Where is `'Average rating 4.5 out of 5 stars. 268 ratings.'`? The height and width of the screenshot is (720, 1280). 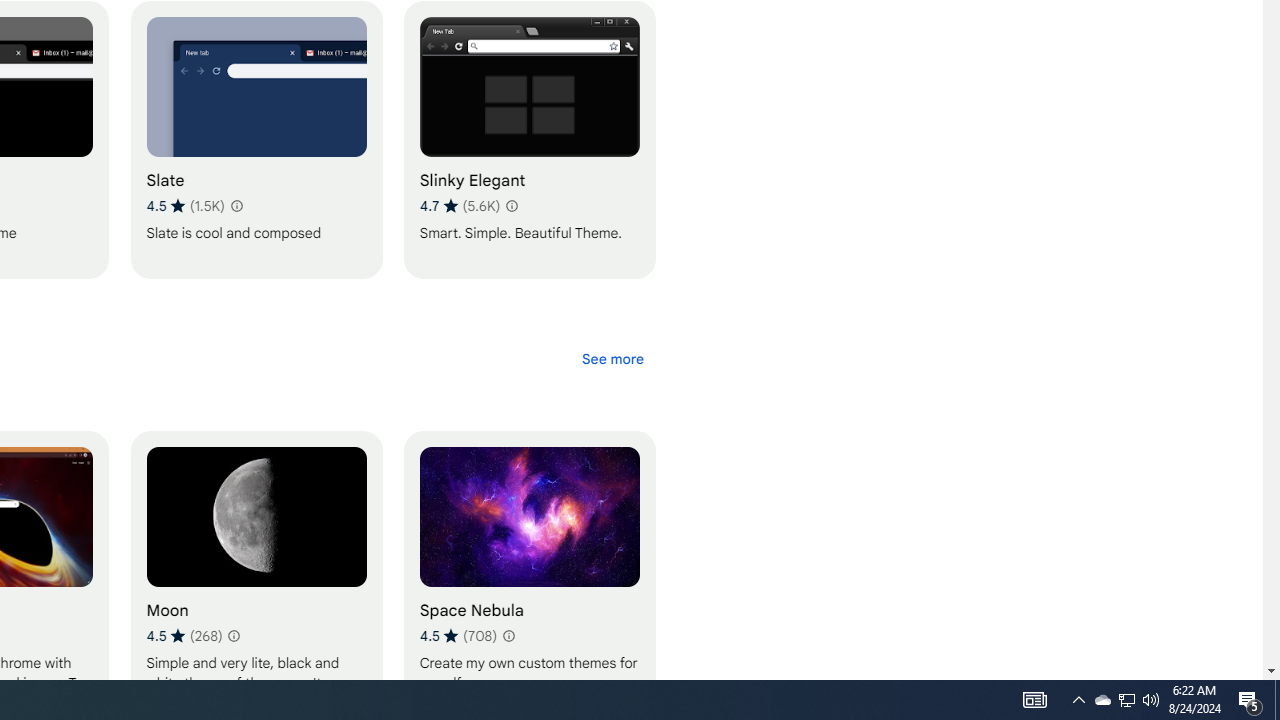
'Average rating 4.5 out of 5 stars. 268 ratings.' is located at coordinates (184, 635).